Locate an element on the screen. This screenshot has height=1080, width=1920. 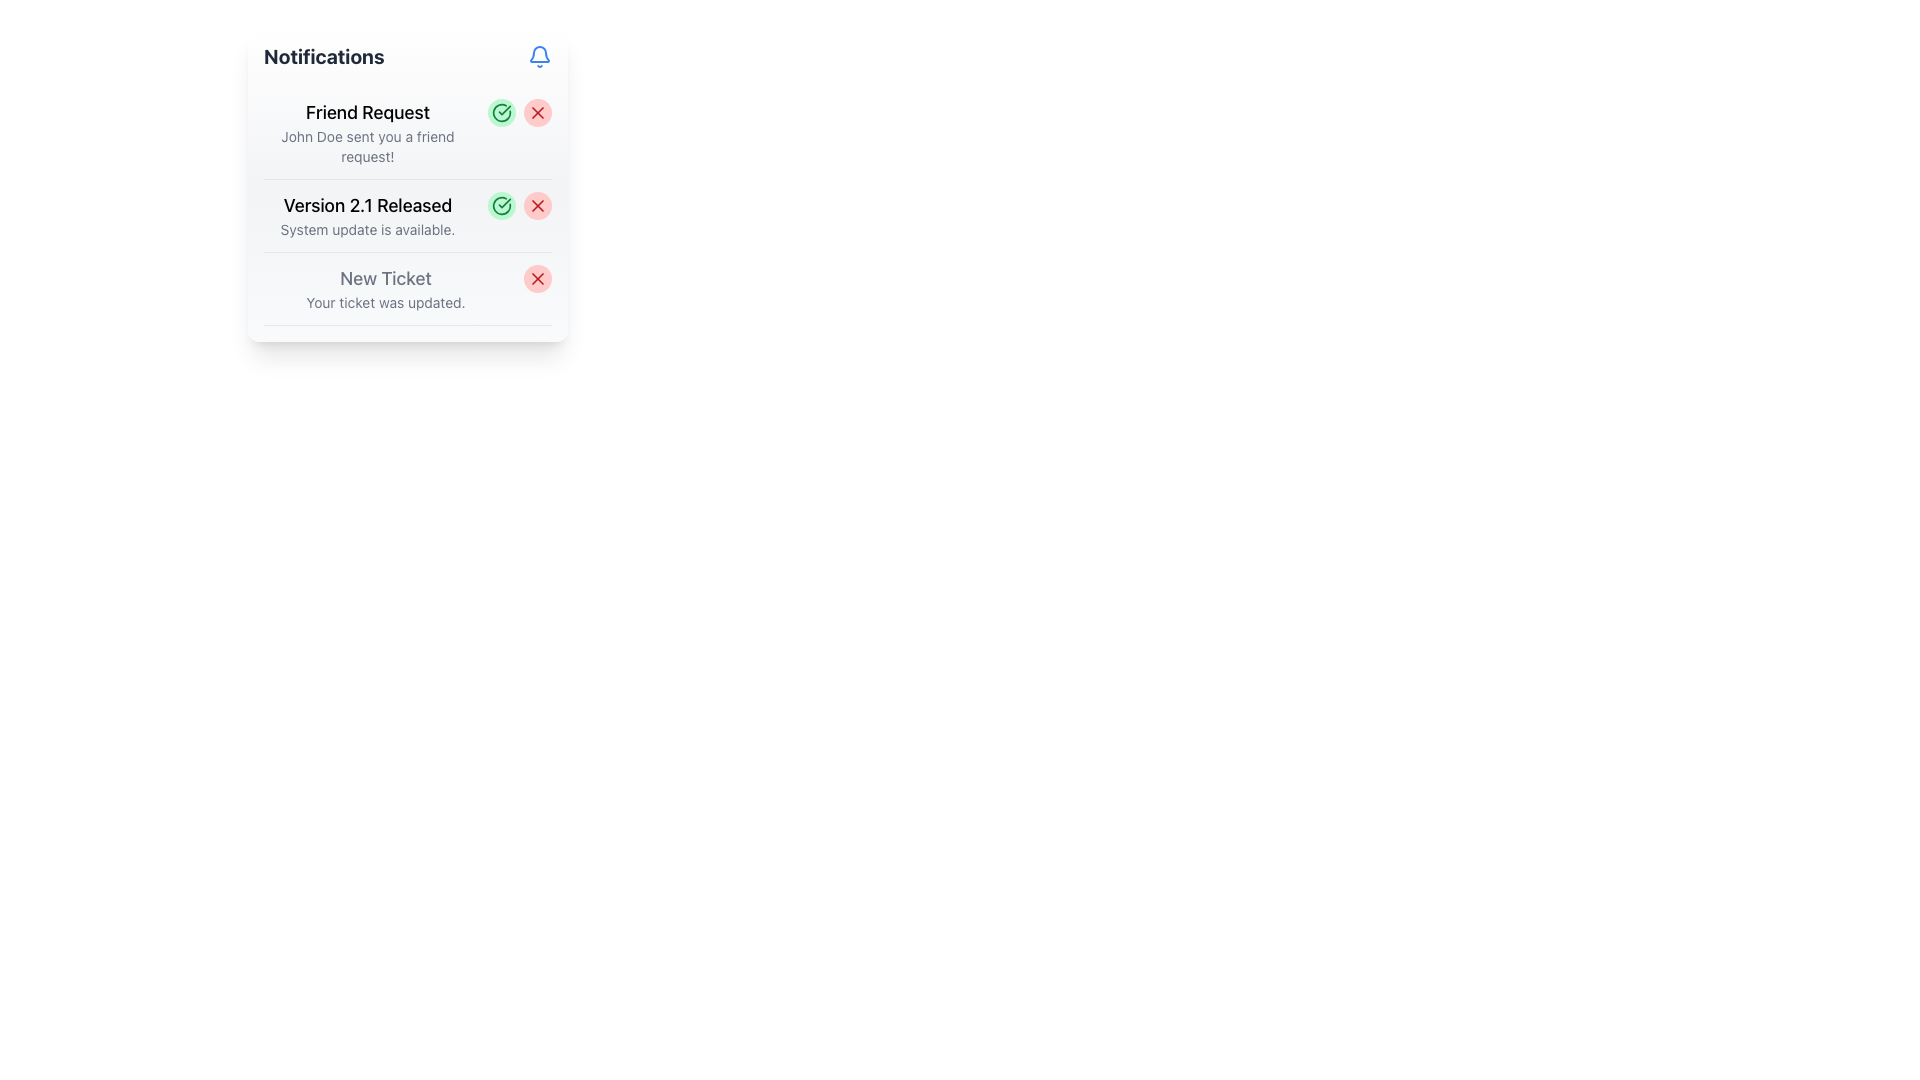
the text label that reads 'System update is available.' located beneath 'Version 2.1 Released' in the notification section of the card layout is located at coordinates (368, 229).